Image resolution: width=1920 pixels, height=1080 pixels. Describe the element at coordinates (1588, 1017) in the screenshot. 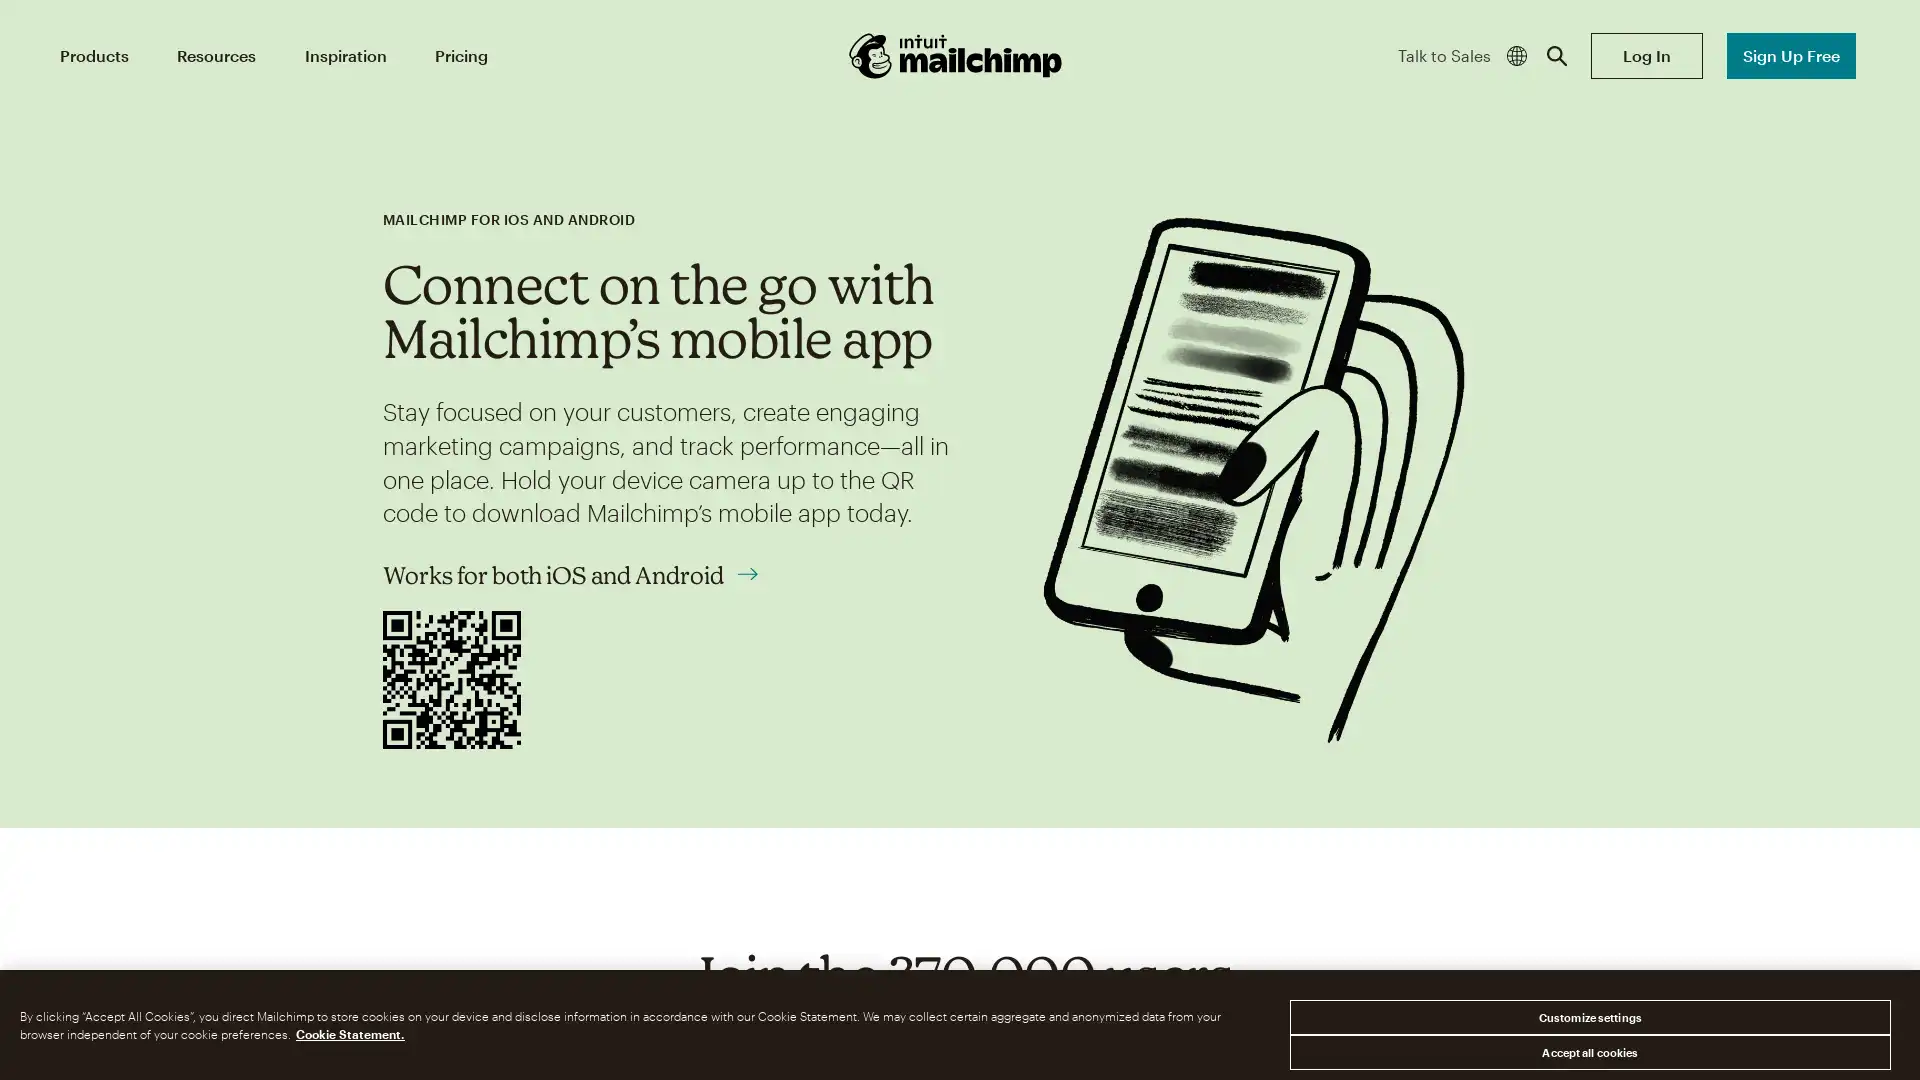

I see `Customize settings` at that location.